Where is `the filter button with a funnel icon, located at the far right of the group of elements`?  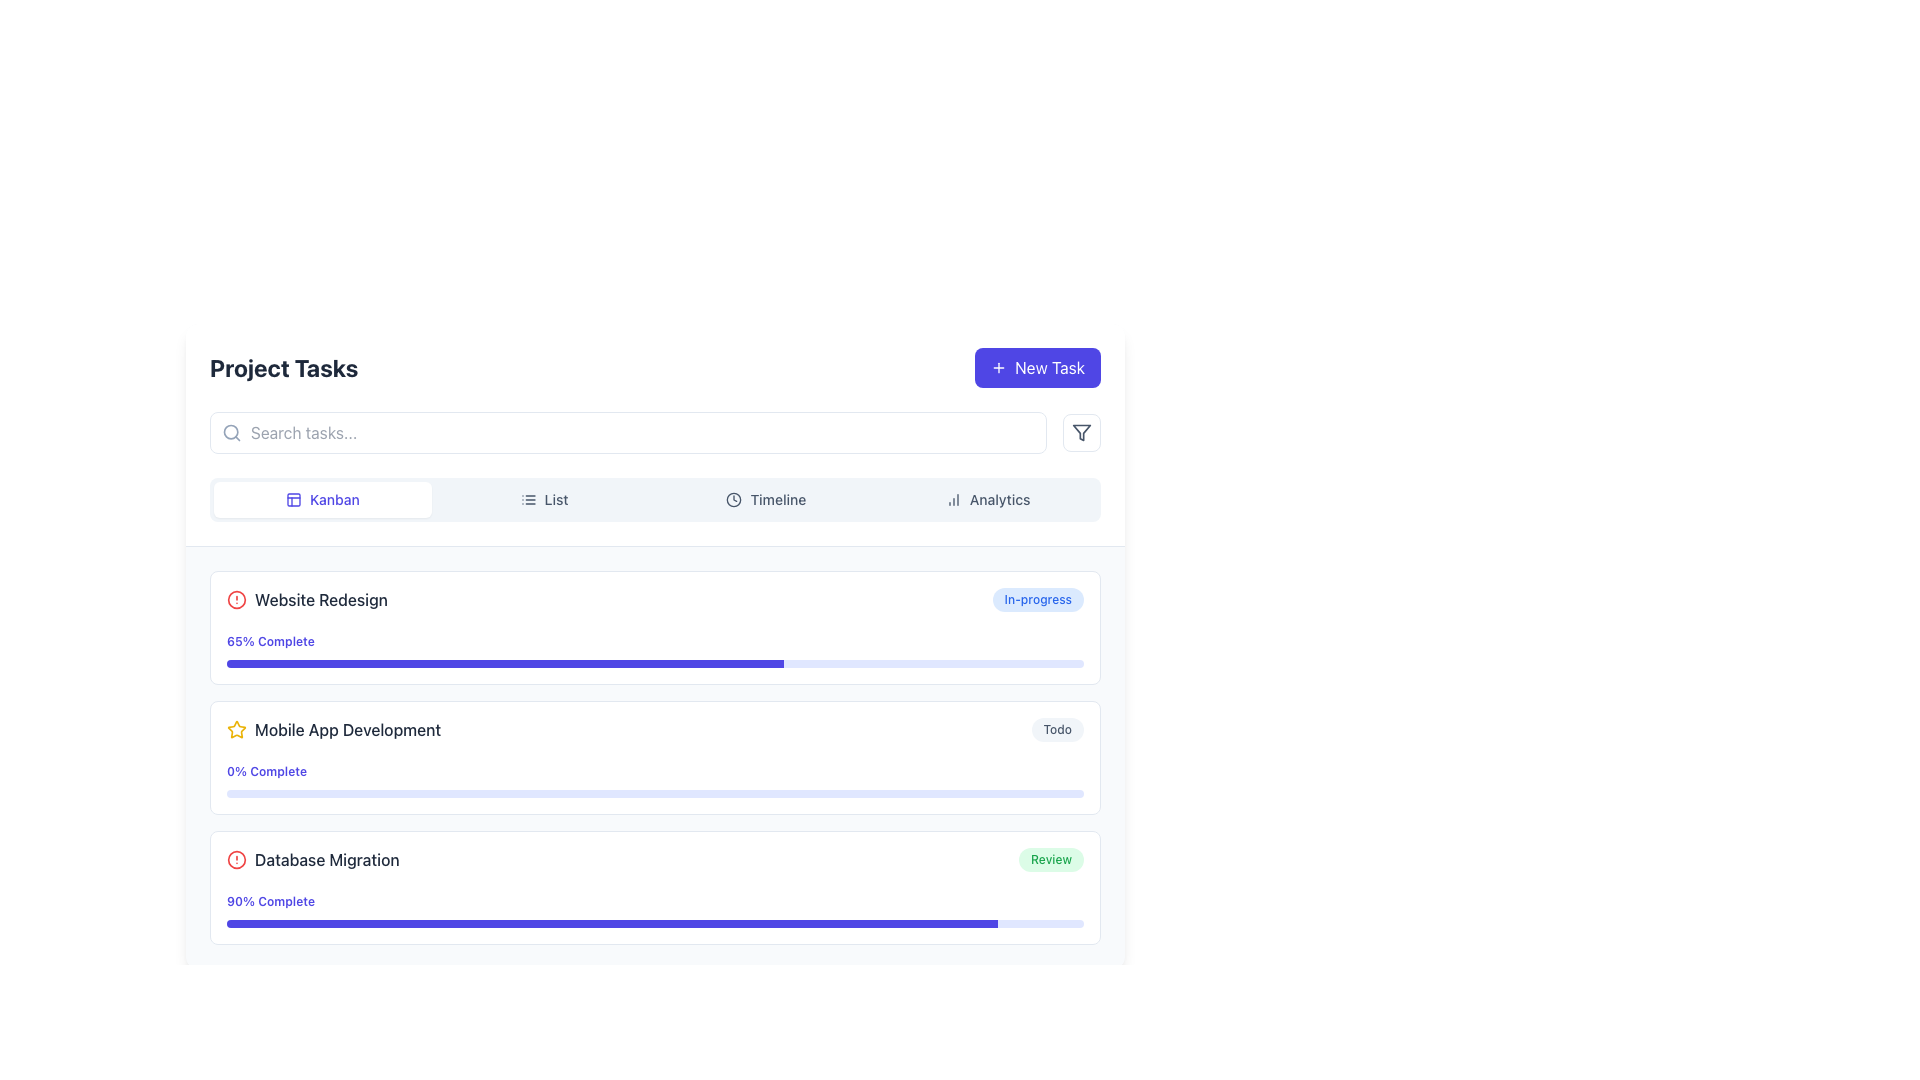
the filter button with a funnel icon, located at the far right of the group of elements is located at coordinates (1080, 431).